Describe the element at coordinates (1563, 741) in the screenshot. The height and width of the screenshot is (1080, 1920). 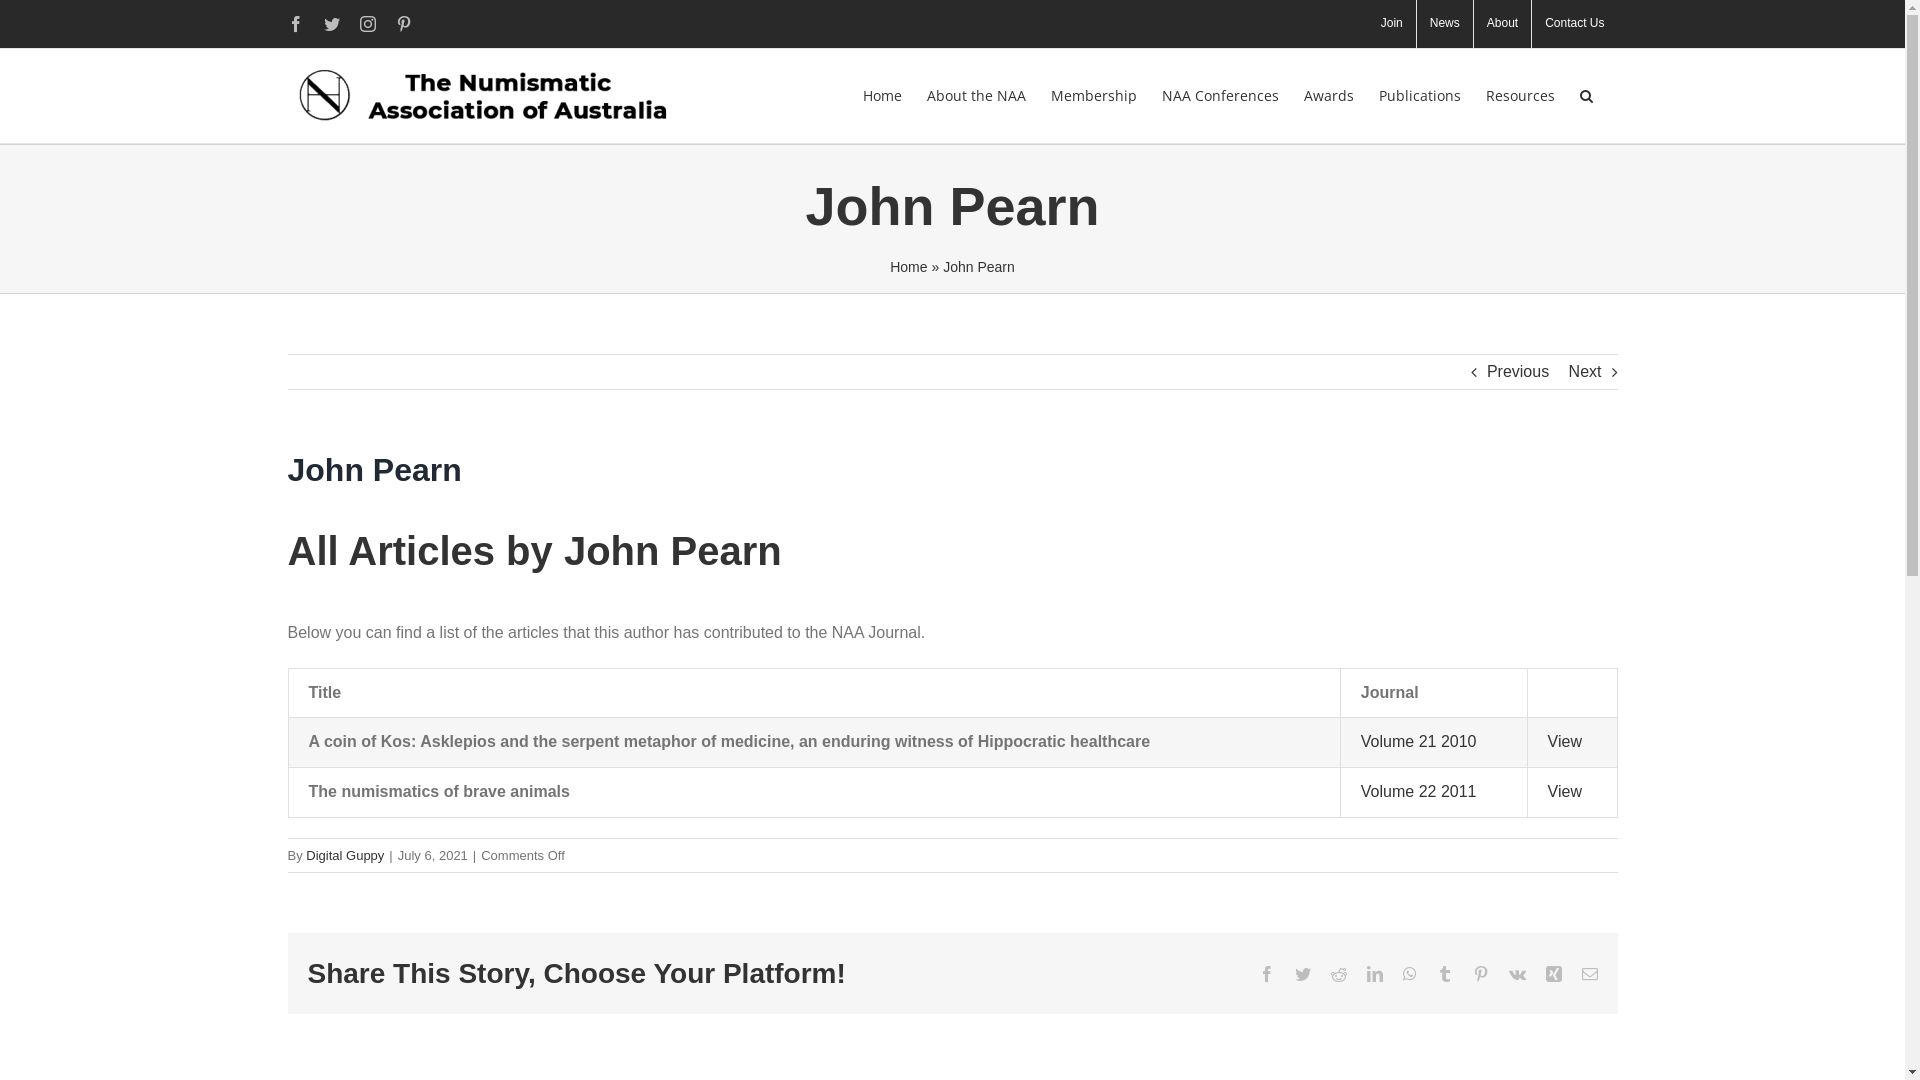
I see `'View'` at that location.